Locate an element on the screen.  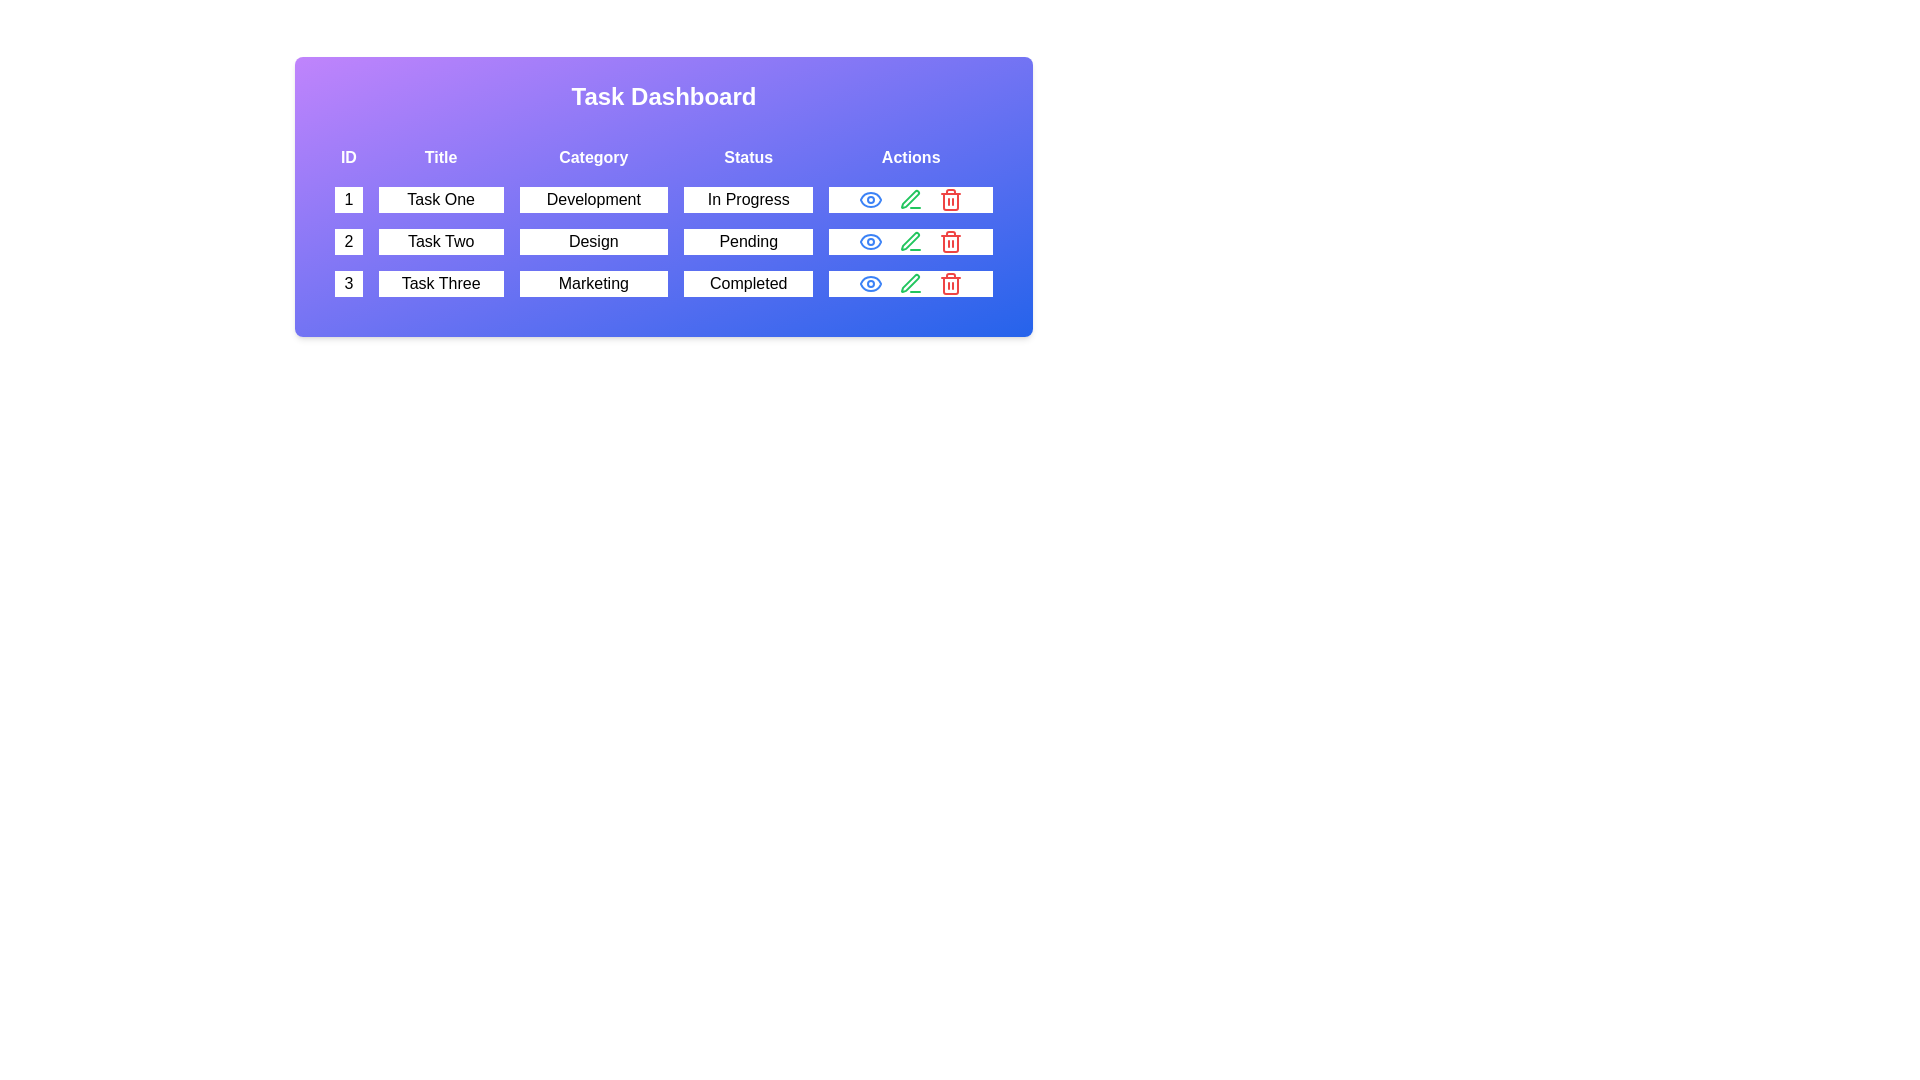
the eye icon for task 3 to view its details is located at coordinates (871, 284).